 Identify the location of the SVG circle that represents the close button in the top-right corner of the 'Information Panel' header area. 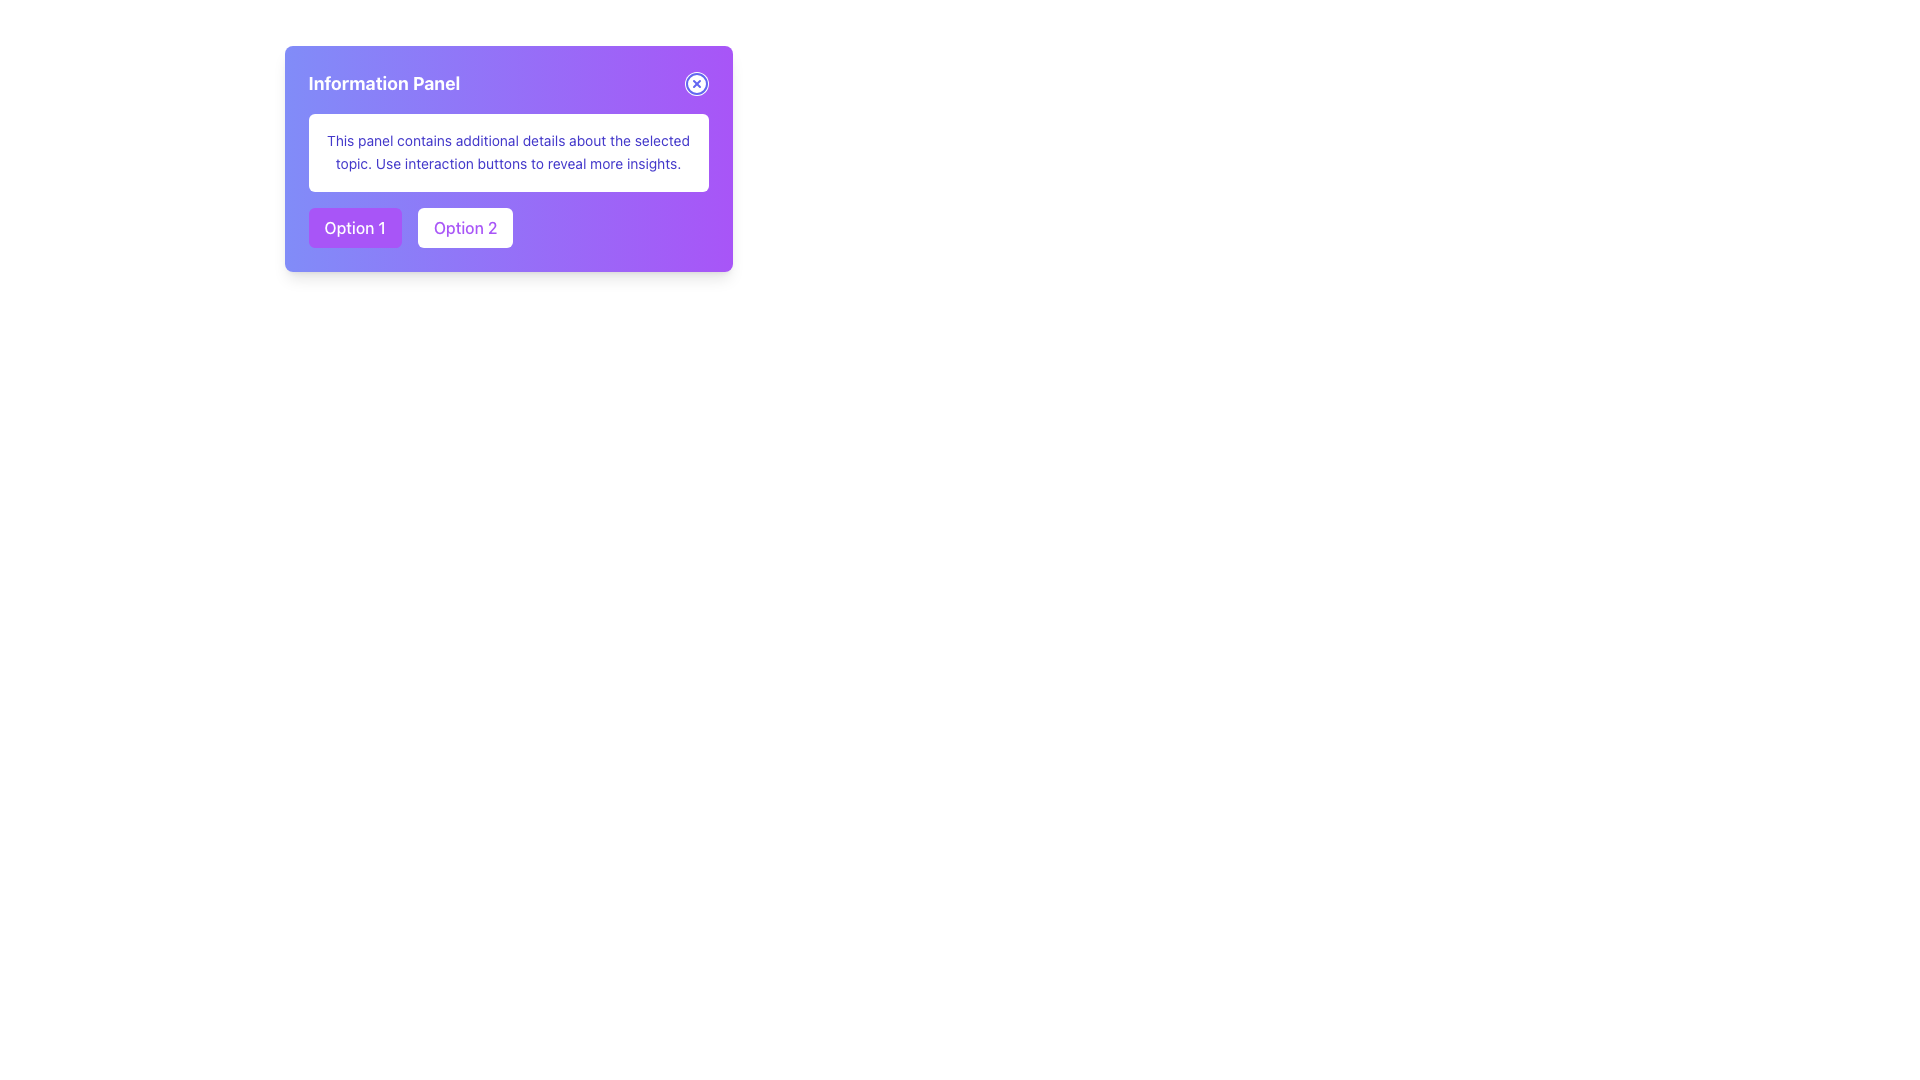
(696, 83).